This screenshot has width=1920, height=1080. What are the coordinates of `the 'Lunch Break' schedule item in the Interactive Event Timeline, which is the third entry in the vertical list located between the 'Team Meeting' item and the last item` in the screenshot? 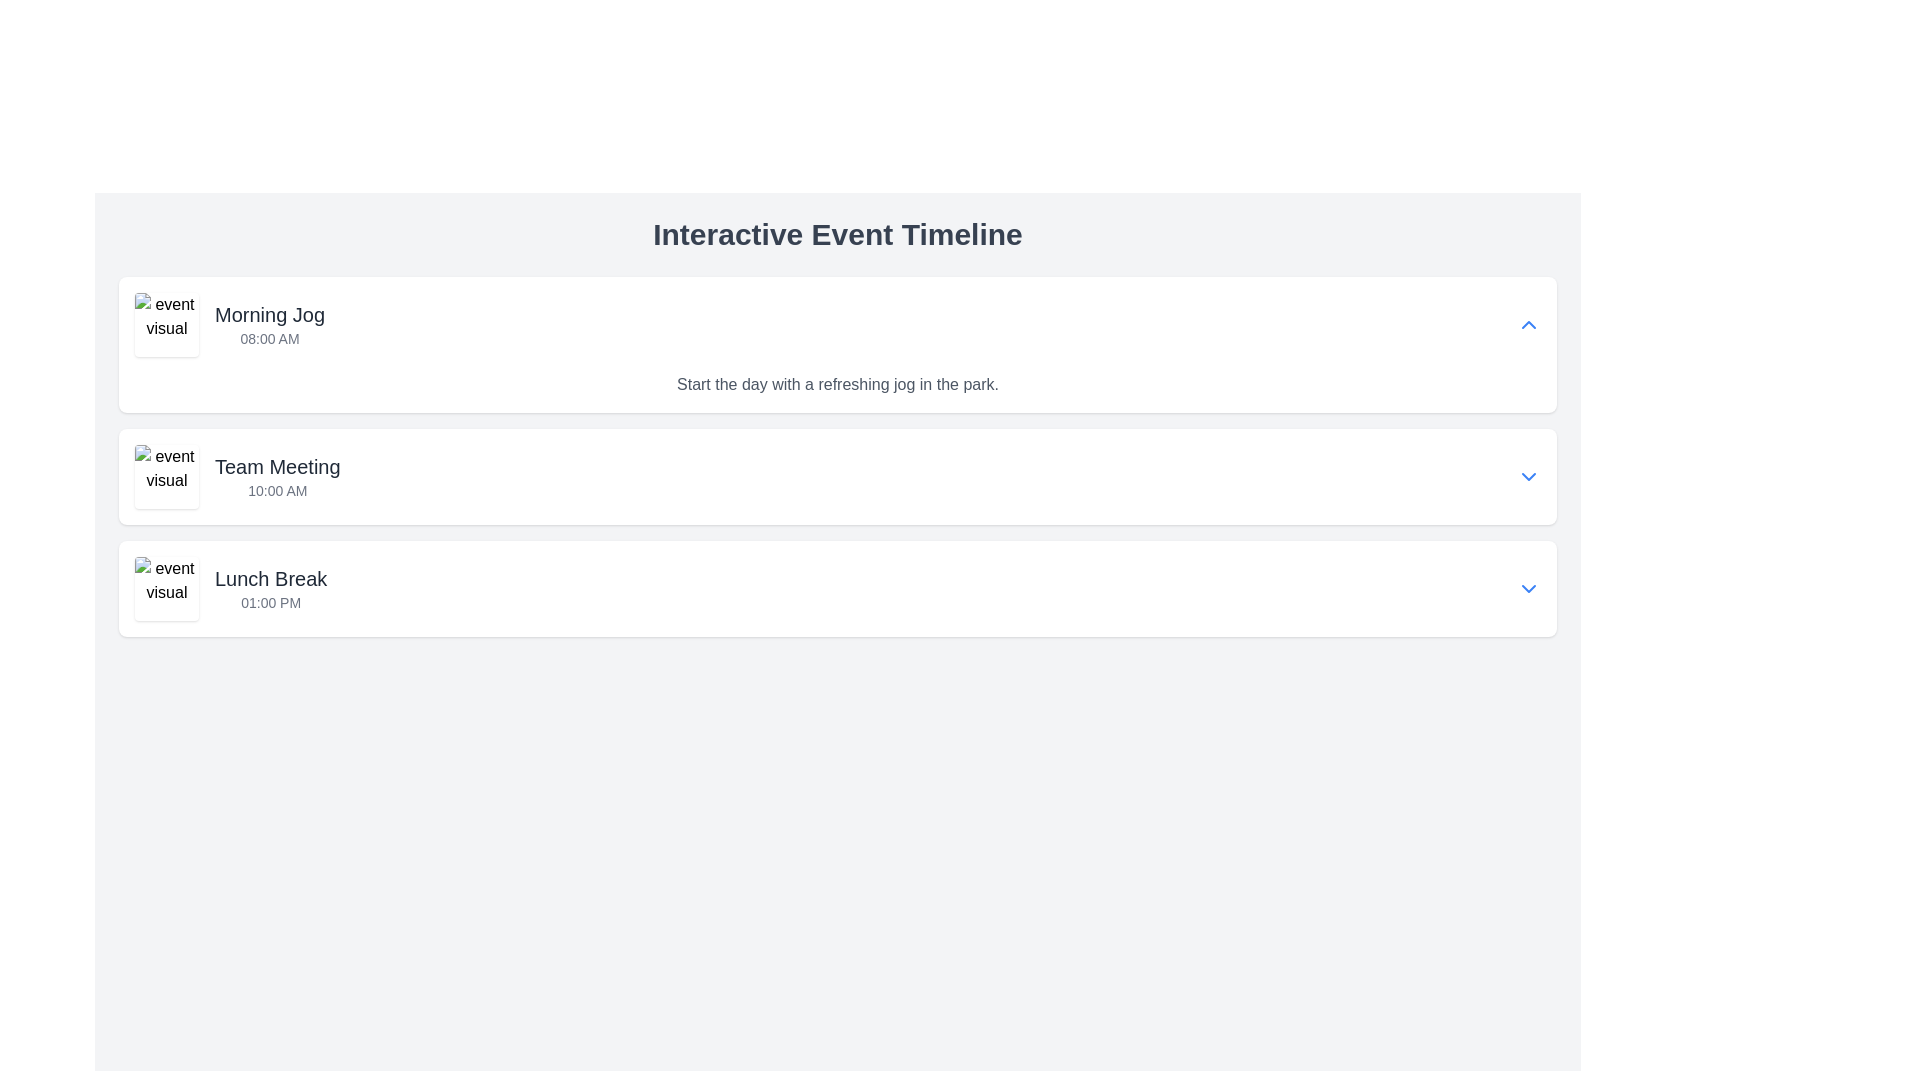 It's located at (231, 588).